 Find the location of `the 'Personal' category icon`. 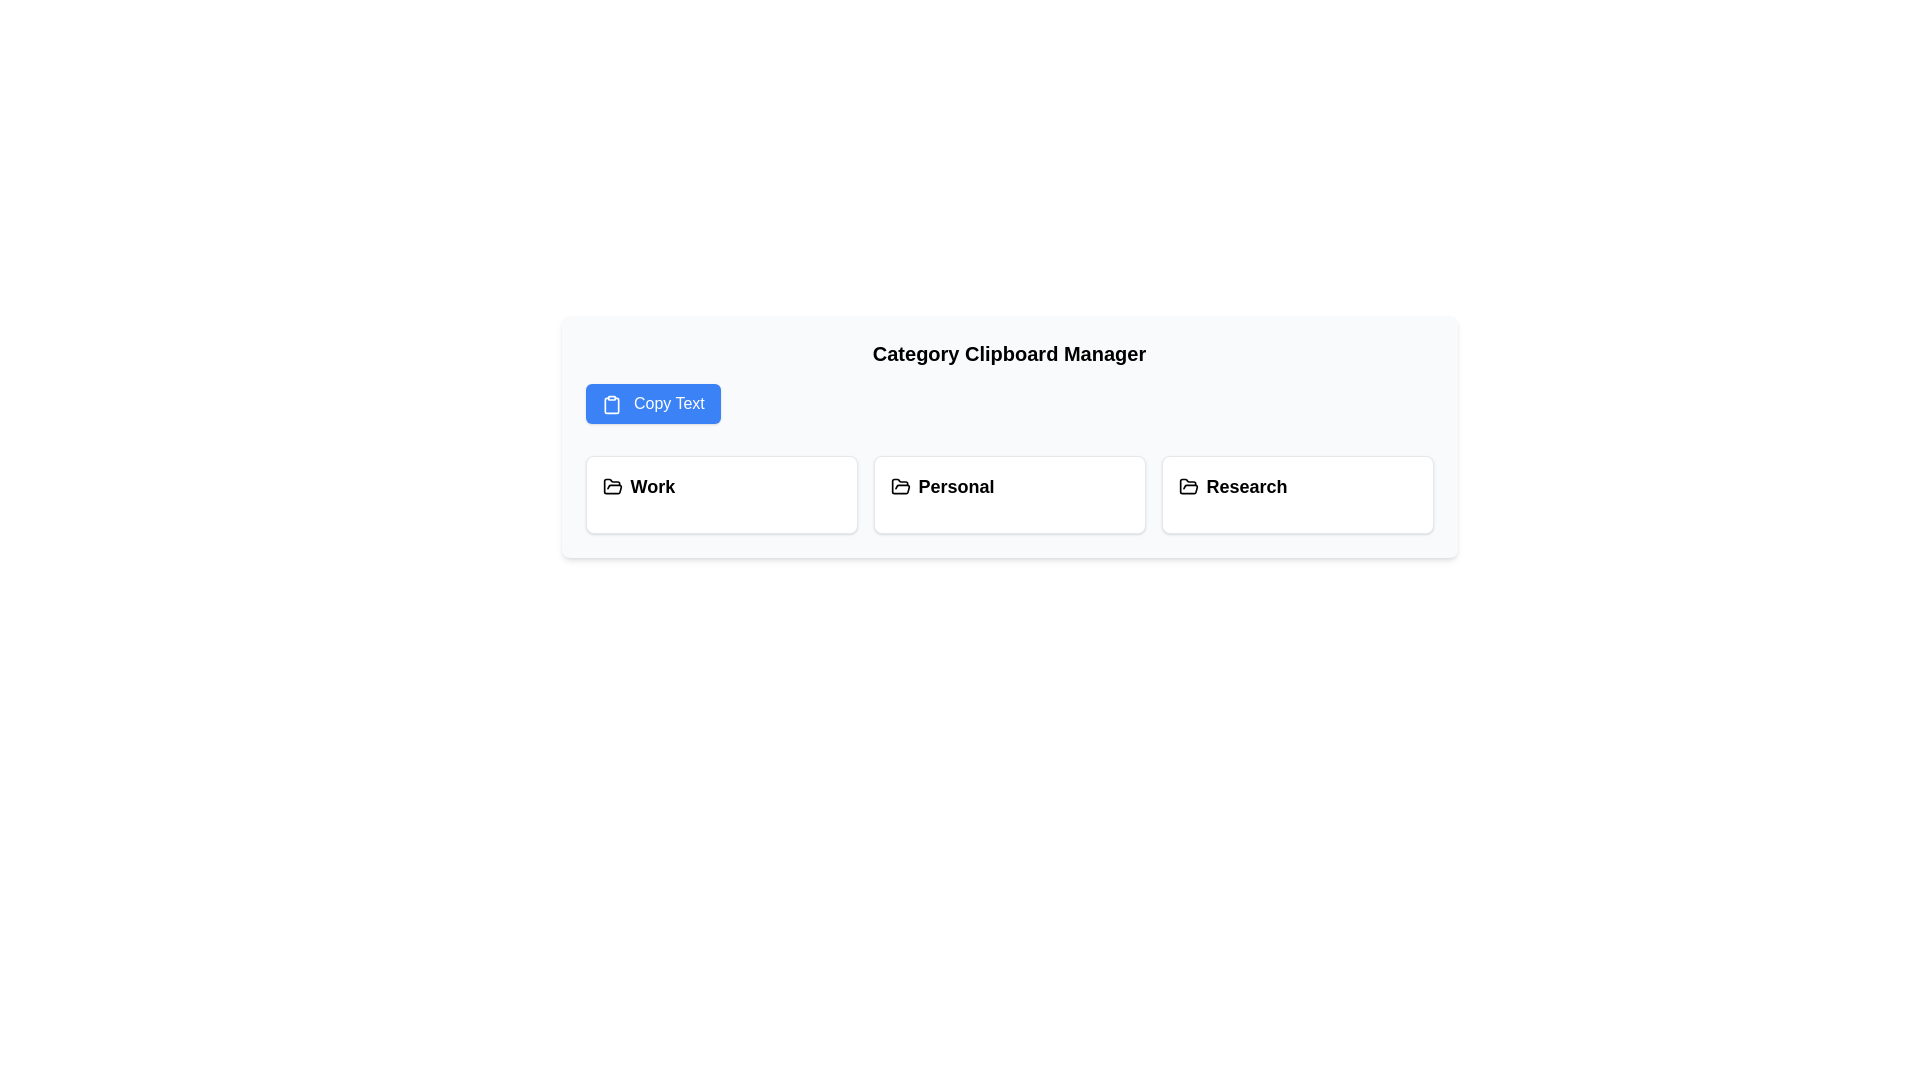

the 'Personal' category icon is located at coordinates (899, 486).